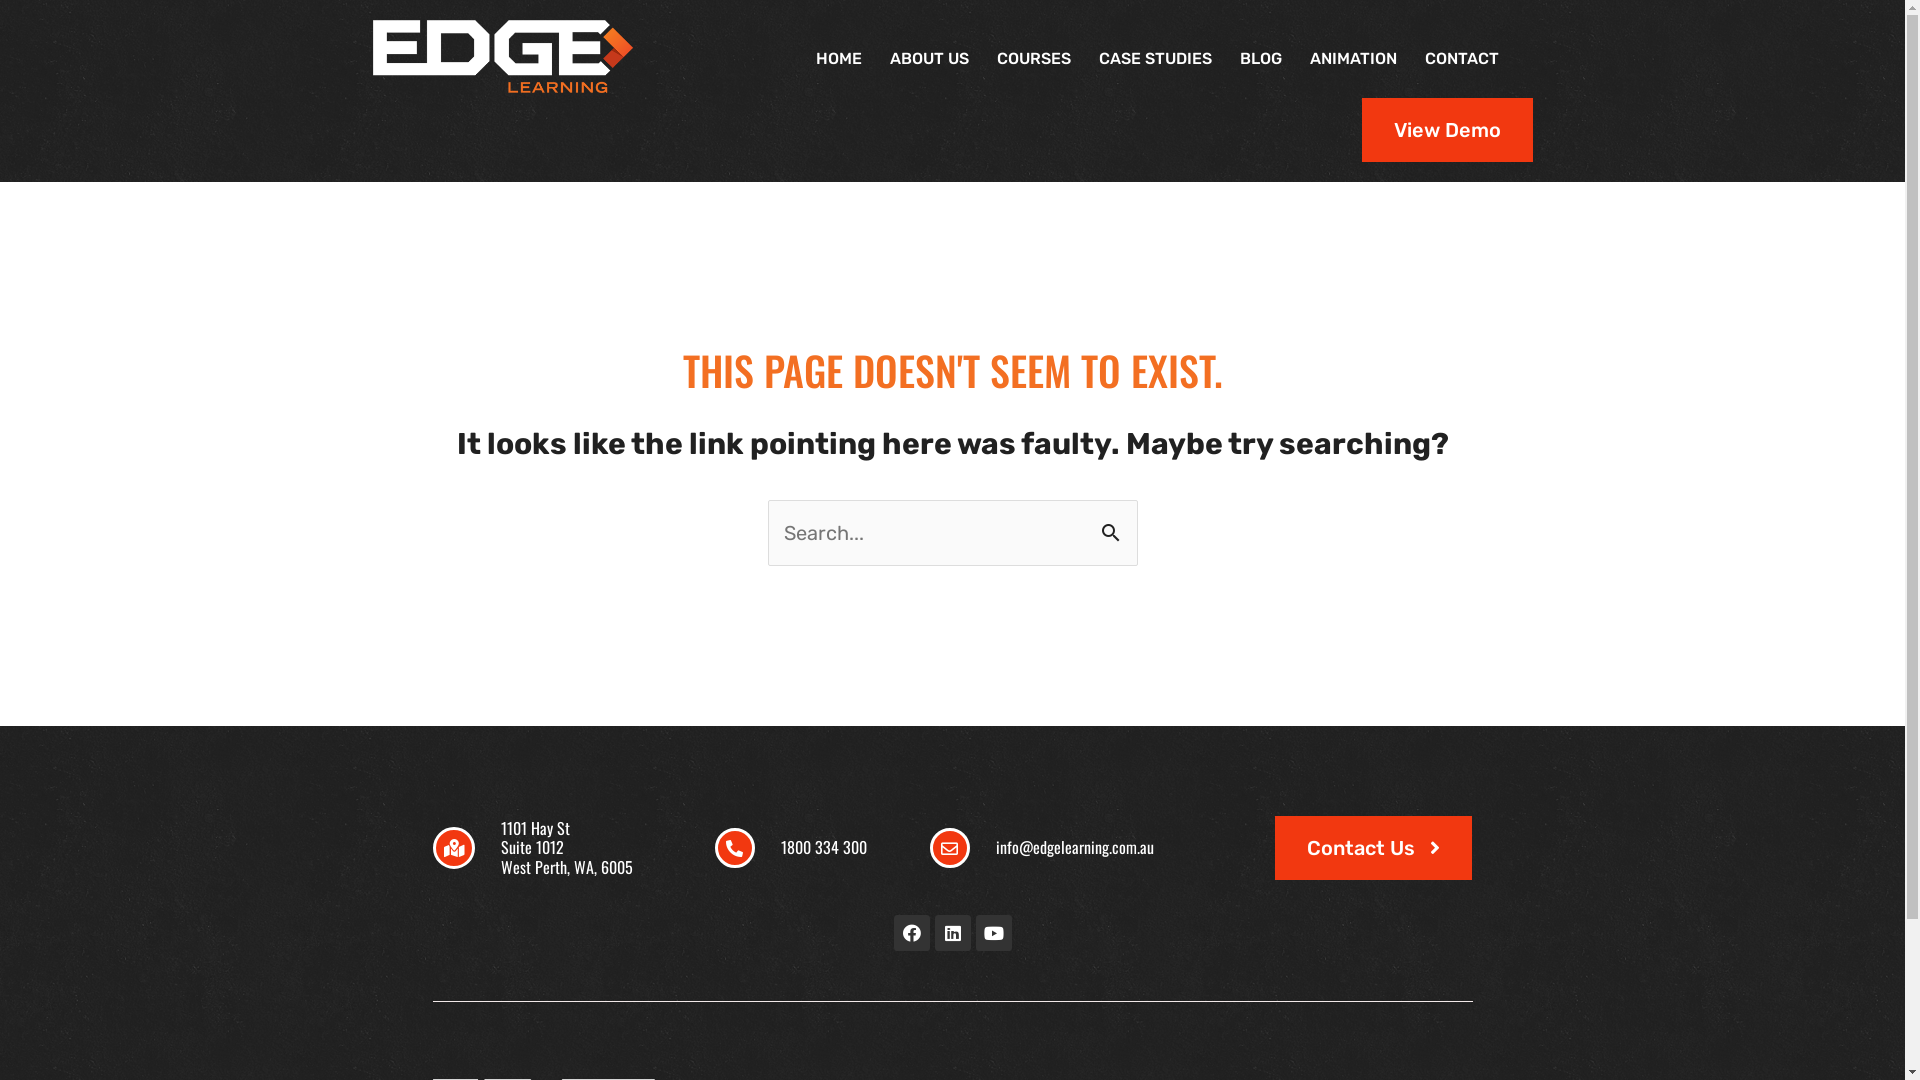 This screenshot has height=1080, width=1920. Describe the element at coordinates (1074, 847) in the screenshot. I see `'info@edgelearning.com.au'` at that location.